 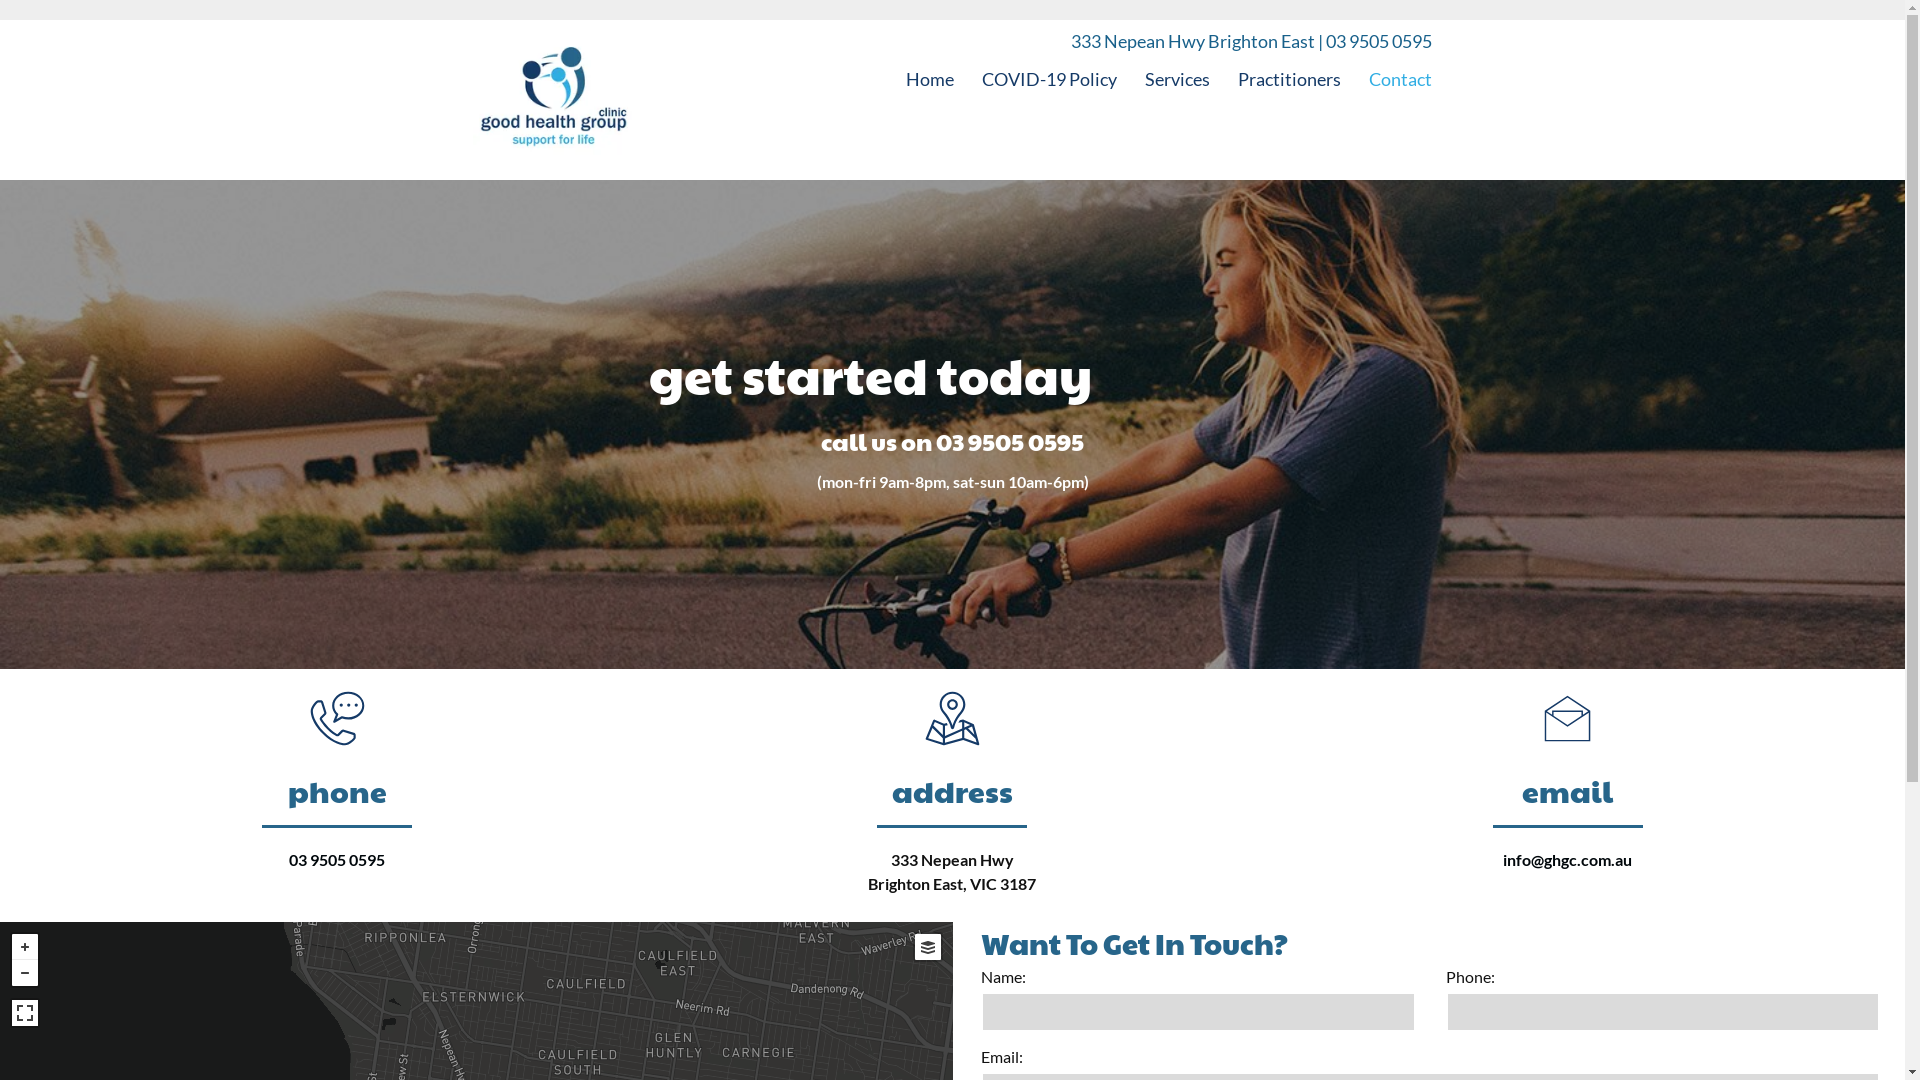 I want to click on 'Layers', so click(x=925, y=946).